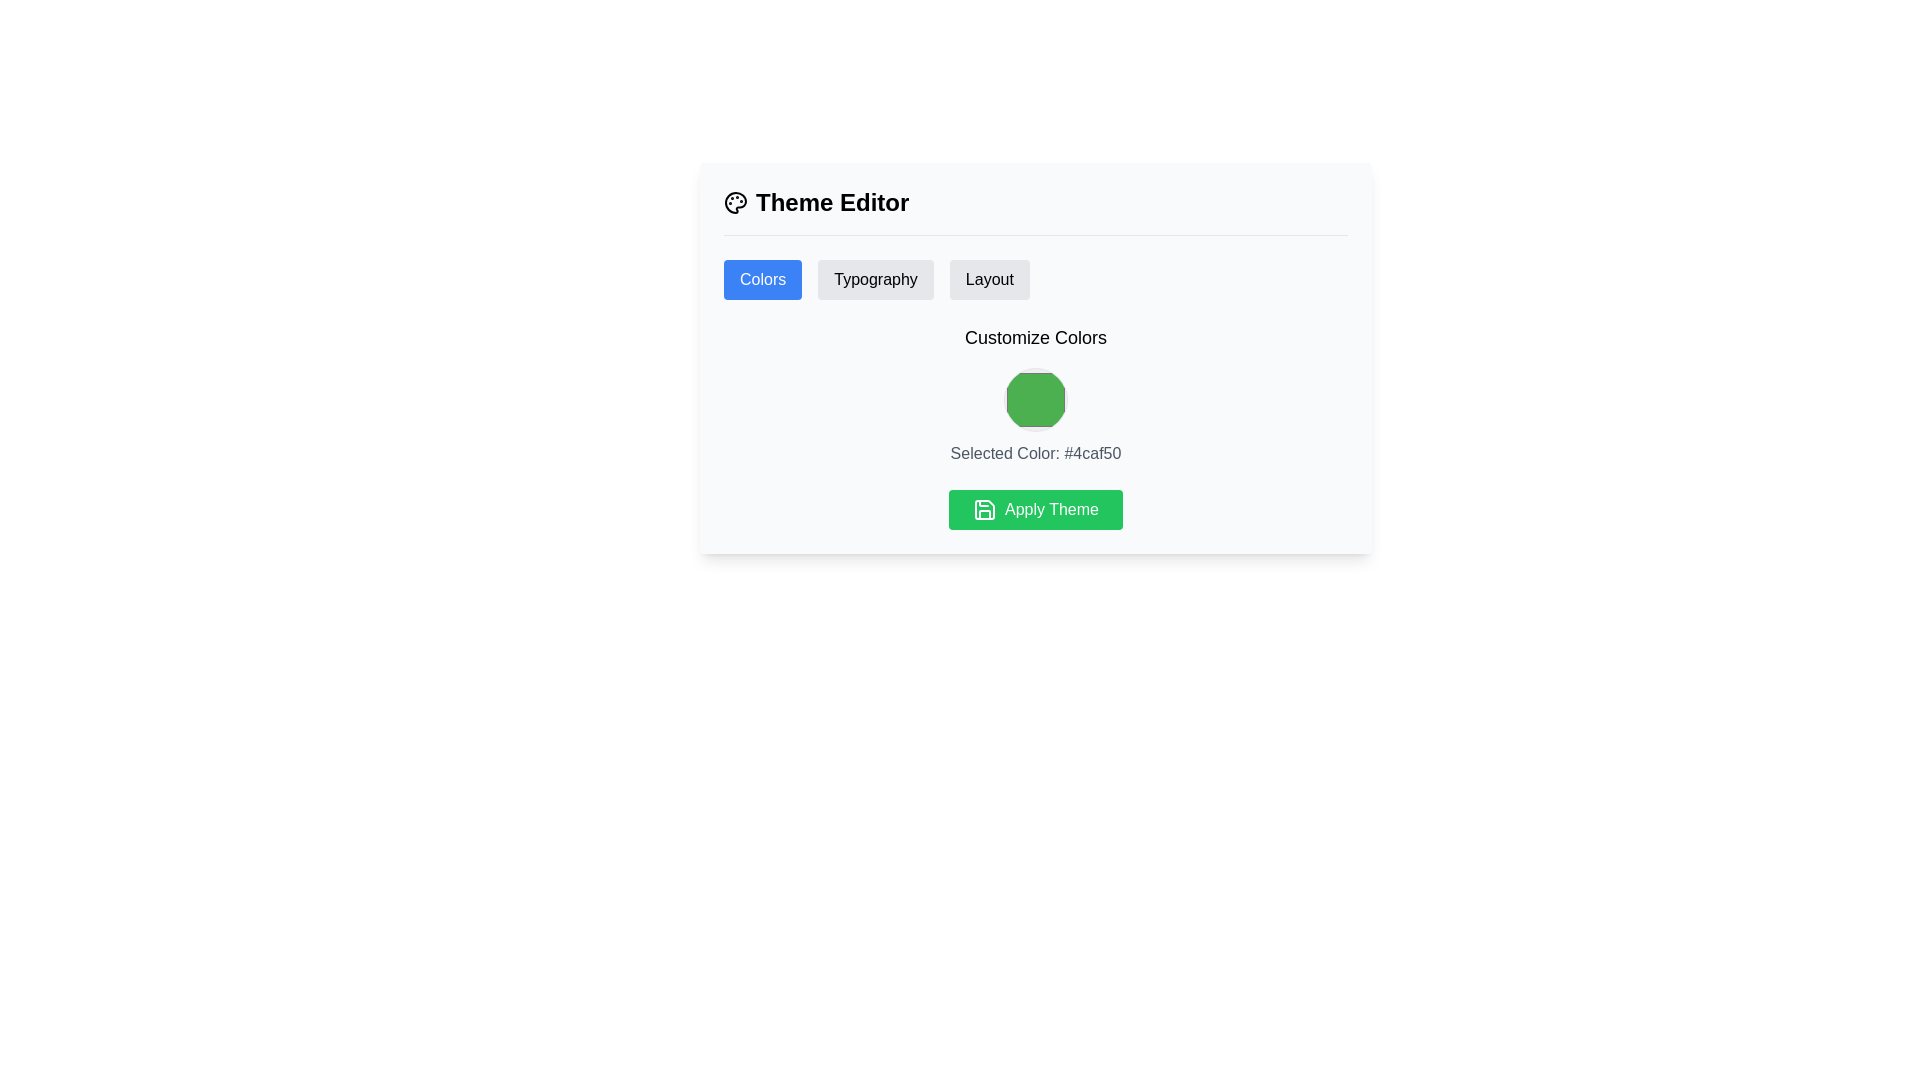 The height and width of the screenshot is (1080, 1920). What do you see at coordinates (734, 203) in the screenshot?
I see `the painter's palette icon located to the left of the 'Theme Editor' text in the header area` at bounding box center [734, 203].